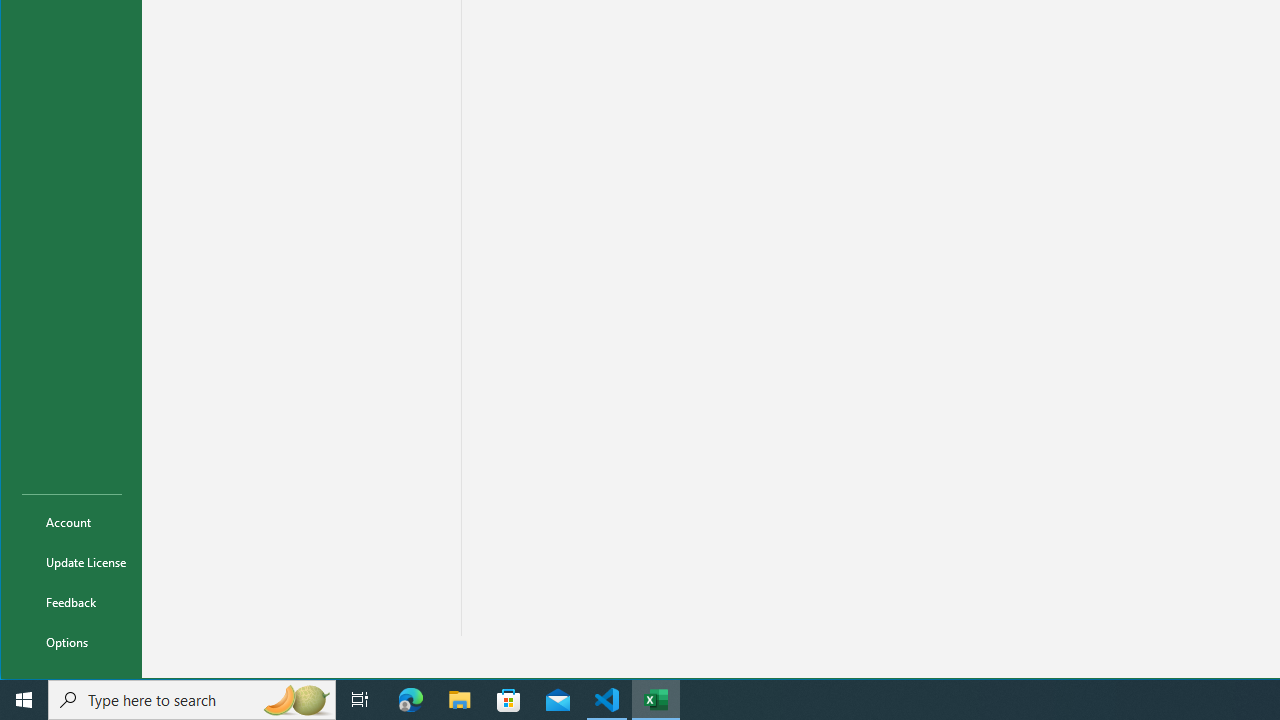  Describe the element at coordinates (72, 561) in the screenshot. I see `'Update License'` at that location.